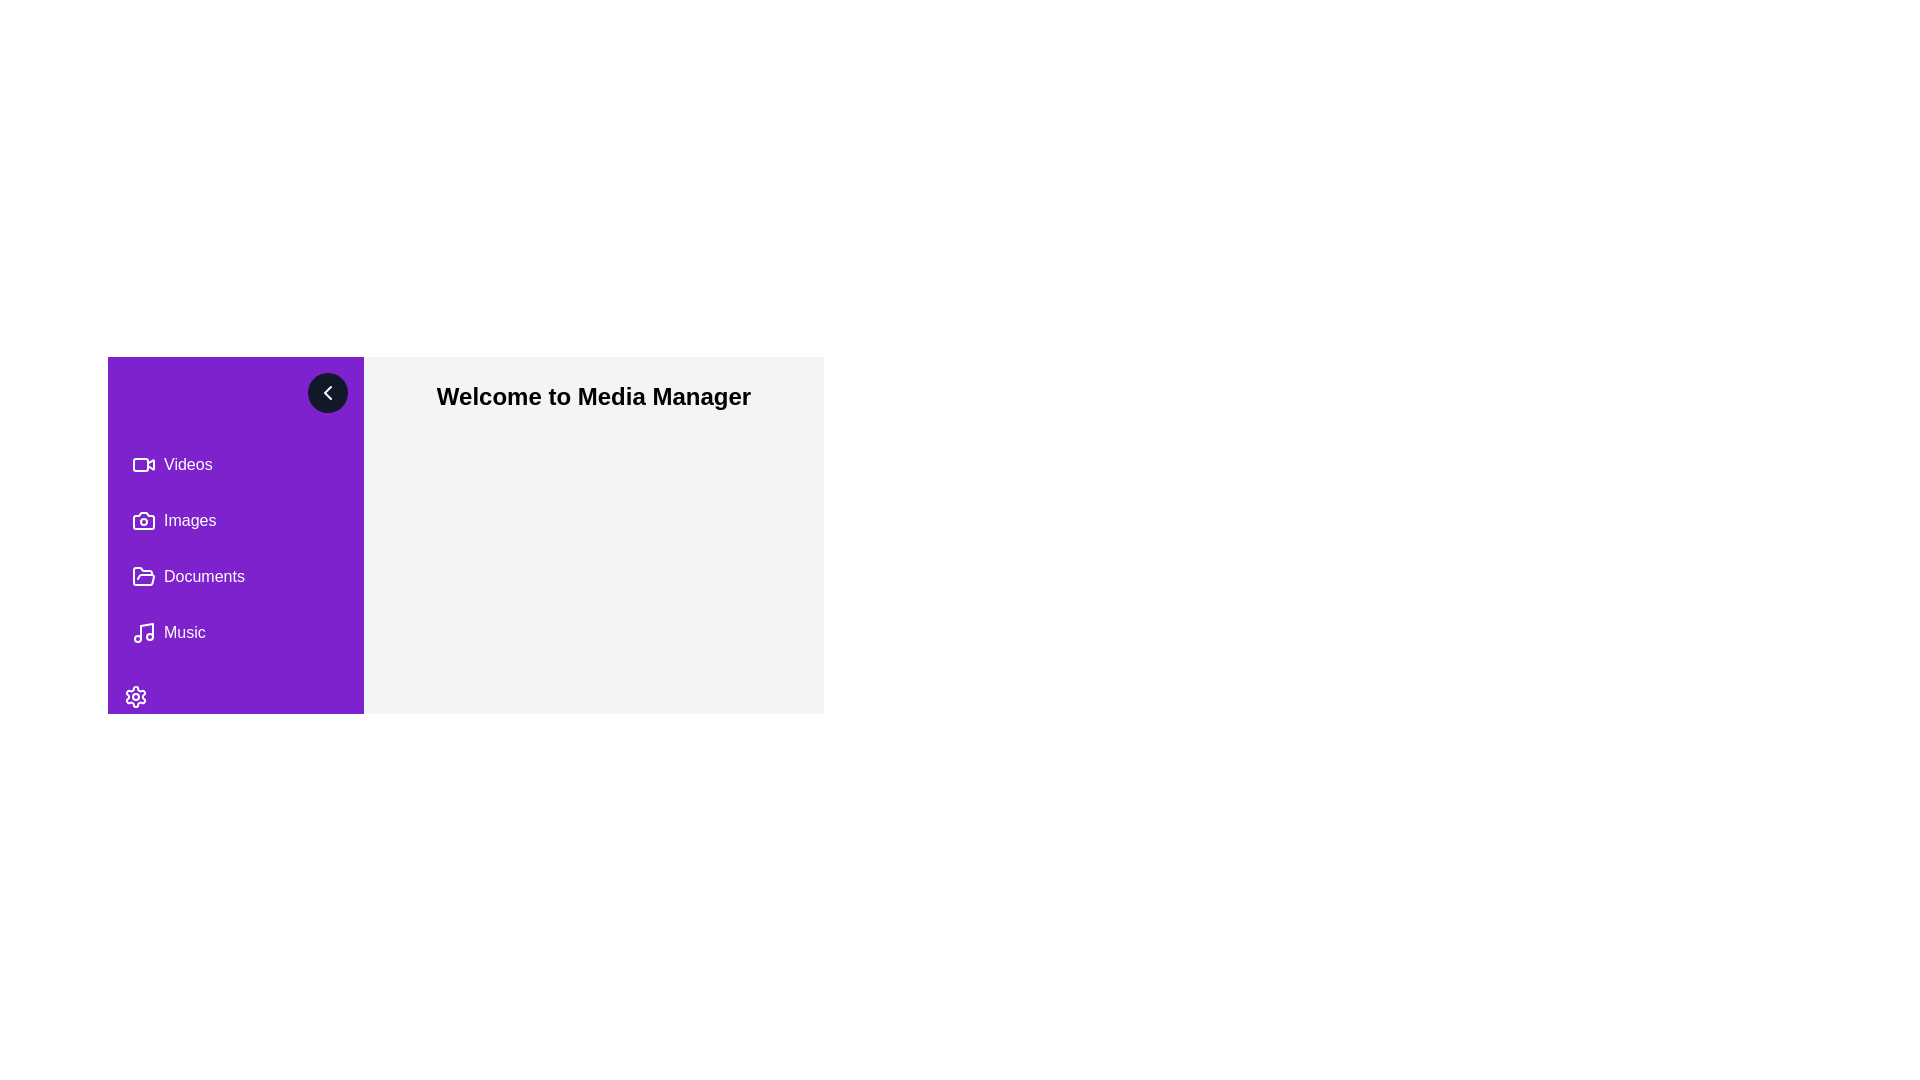 The width and height of the screenshot is (1920, 1080). I want to click on the menu item labeled Images, so click(235, 519).